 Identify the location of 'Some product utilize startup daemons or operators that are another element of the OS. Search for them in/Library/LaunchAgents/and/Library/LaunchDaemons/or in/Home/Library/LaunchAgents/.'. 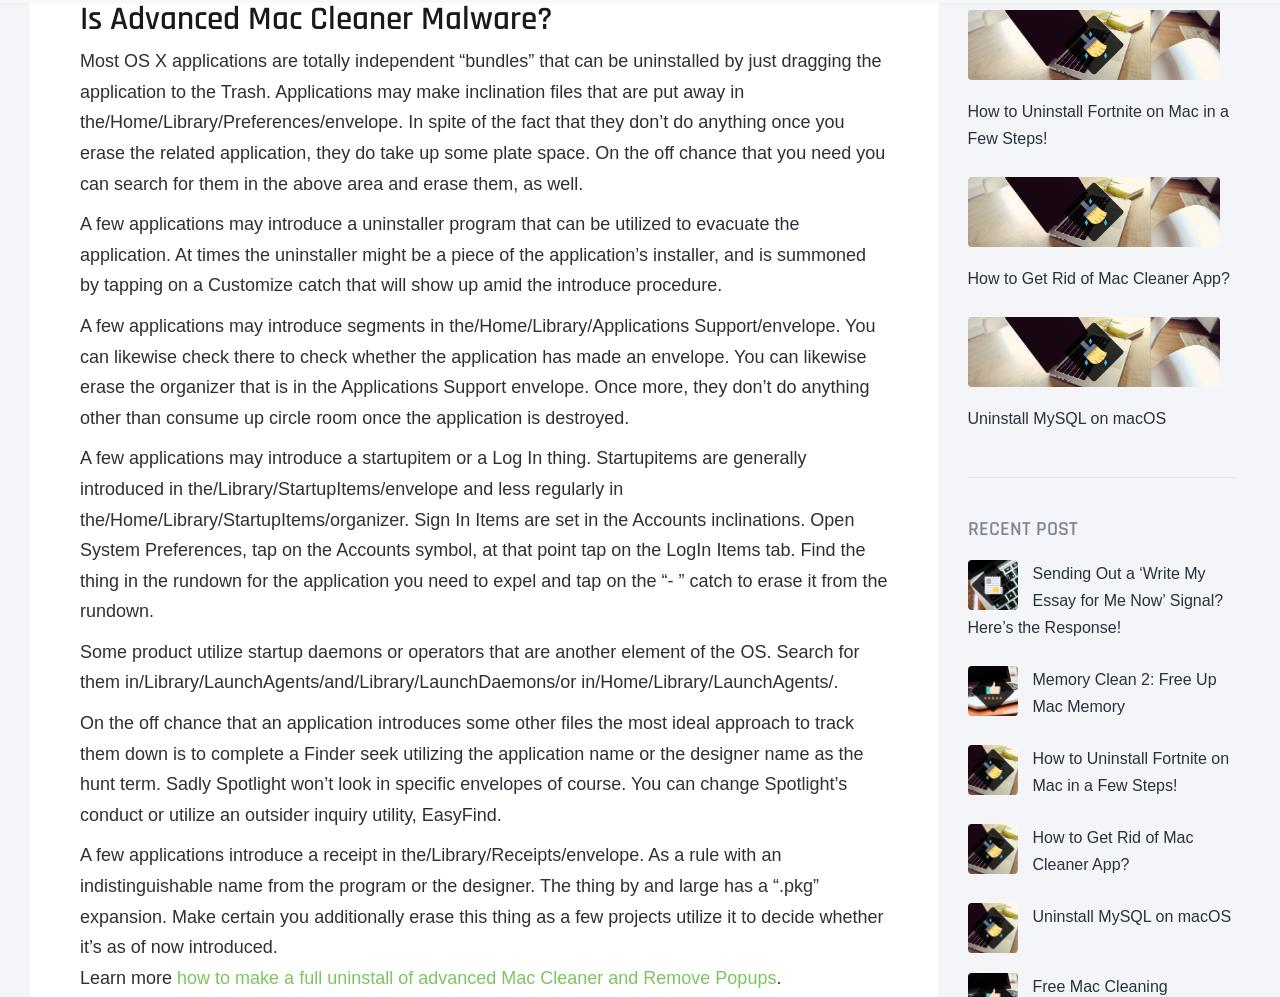
(80, 666).